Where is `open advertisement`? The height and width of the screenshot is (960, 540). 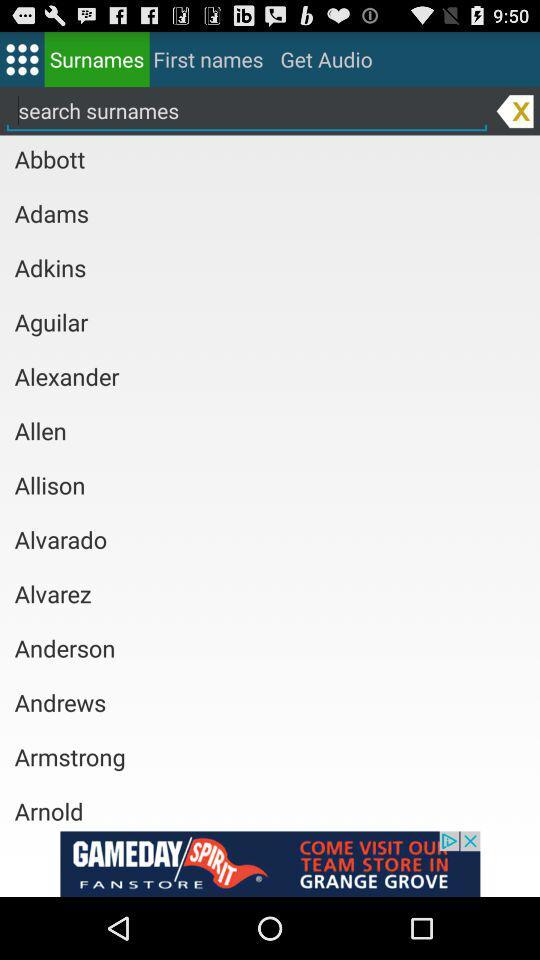 open advertisement is located at coordinates (270, 863).